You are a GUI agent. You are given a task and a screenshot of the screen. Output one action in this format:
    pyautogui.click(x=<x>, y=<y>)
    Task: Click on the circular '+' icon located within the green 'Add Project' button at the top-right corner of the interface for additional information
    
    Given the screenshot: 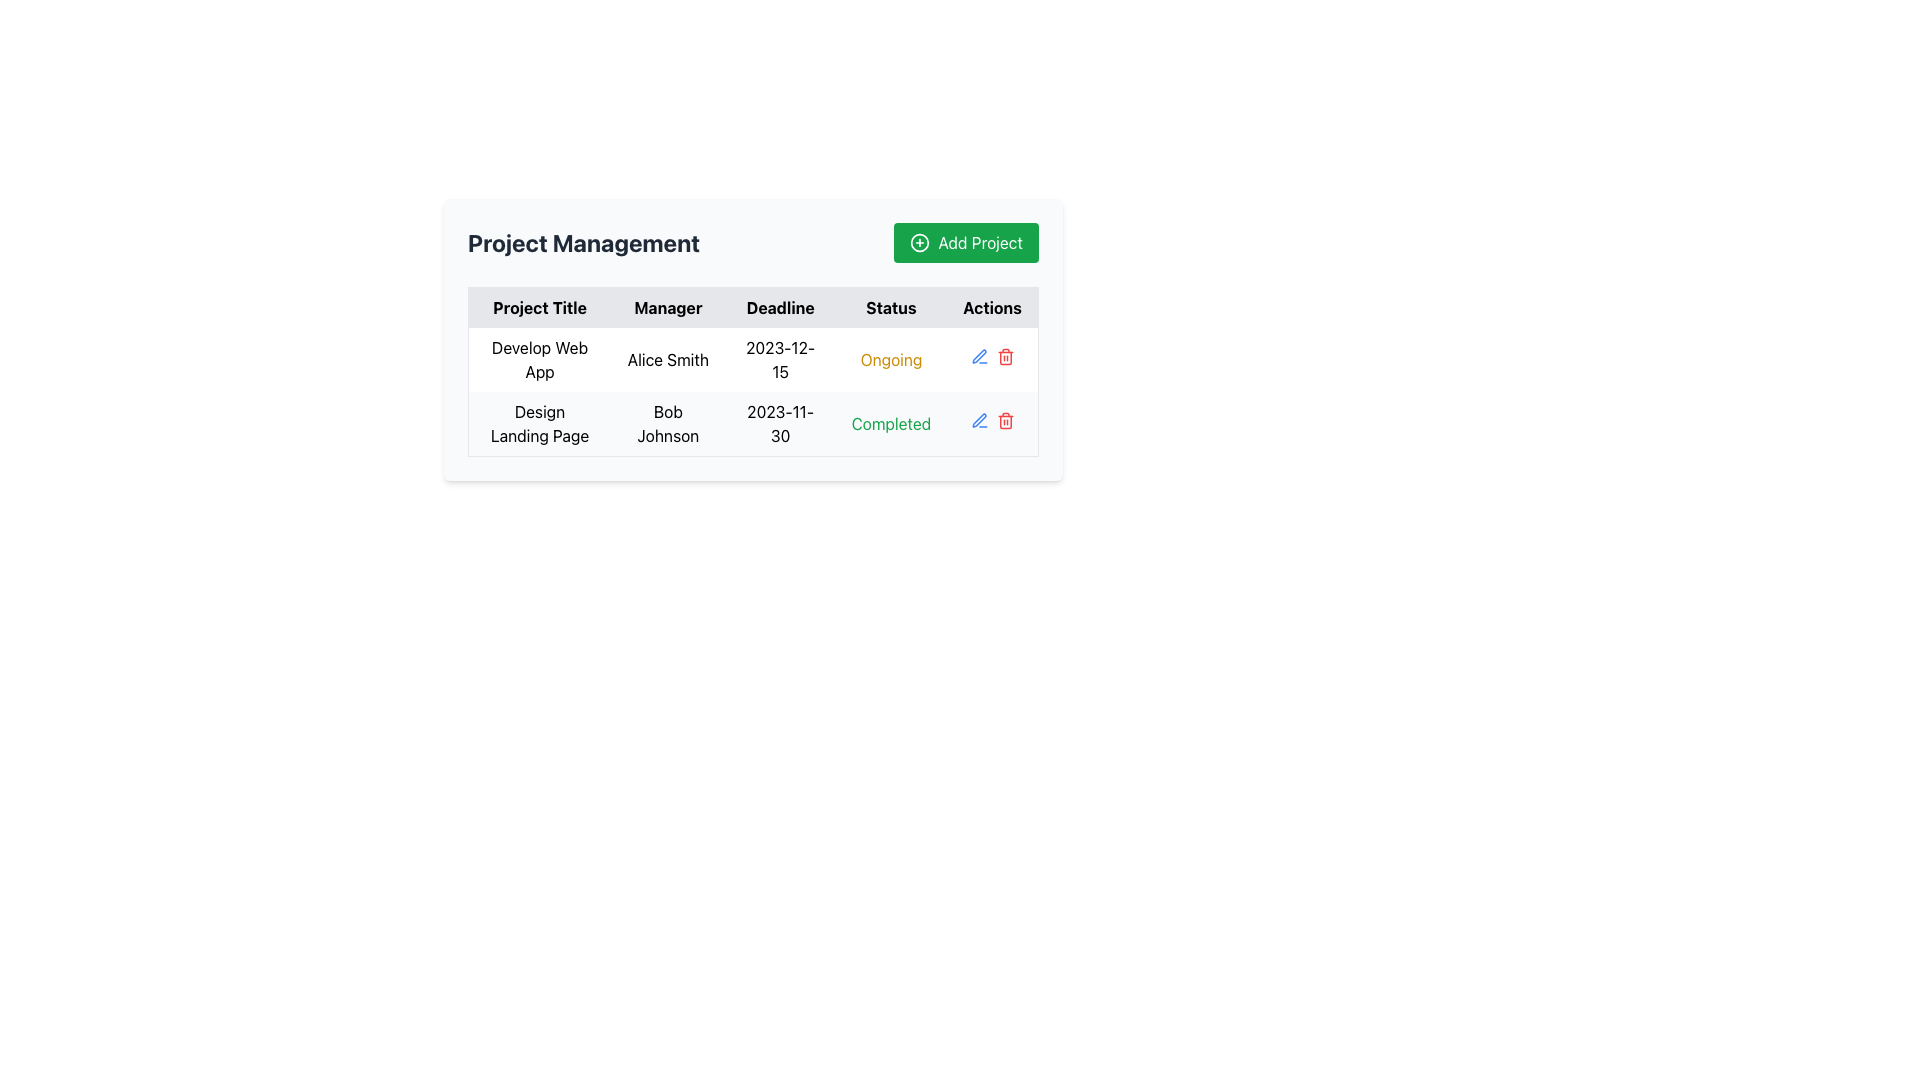 What is the action you would take?
    pyautogui.click(x=919, y=242)
    